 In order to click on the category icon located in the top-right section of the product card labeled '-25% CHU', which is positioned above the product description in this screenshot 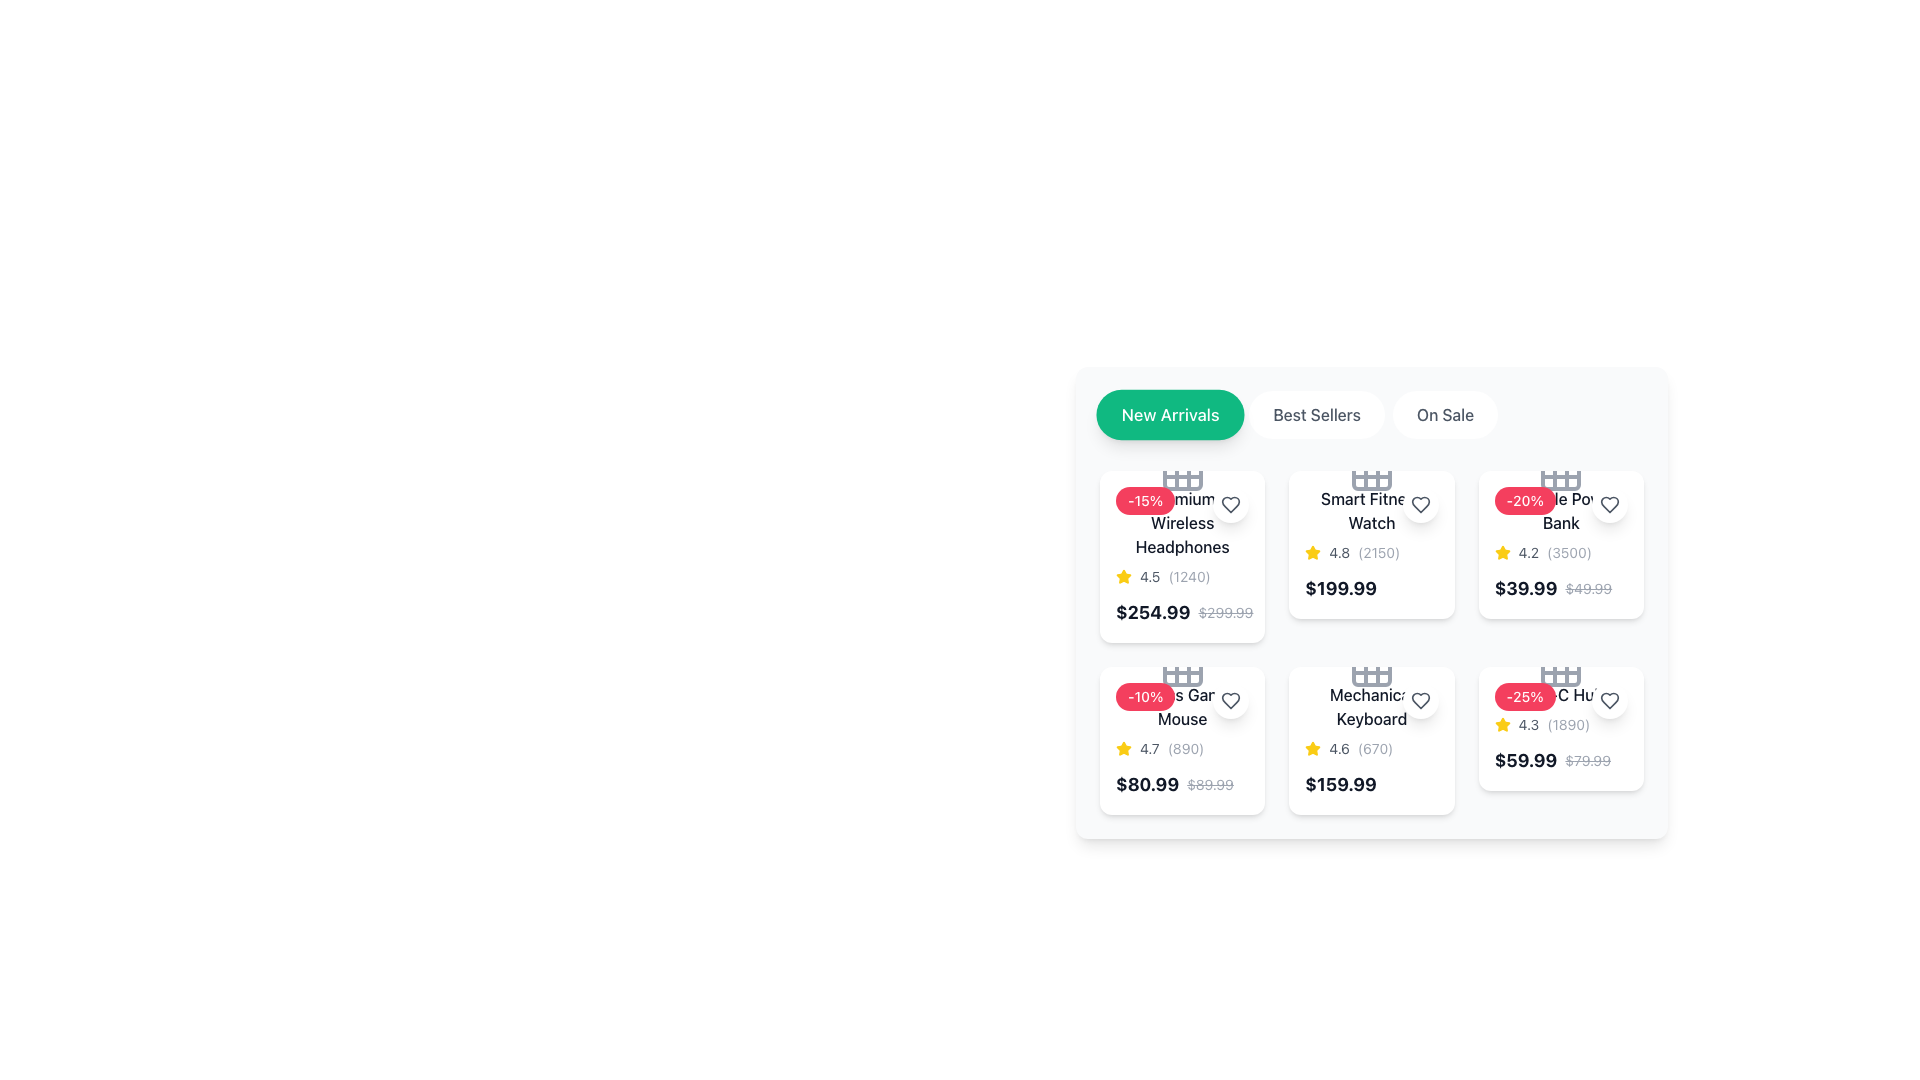, I will do `click(1560, 667)`.